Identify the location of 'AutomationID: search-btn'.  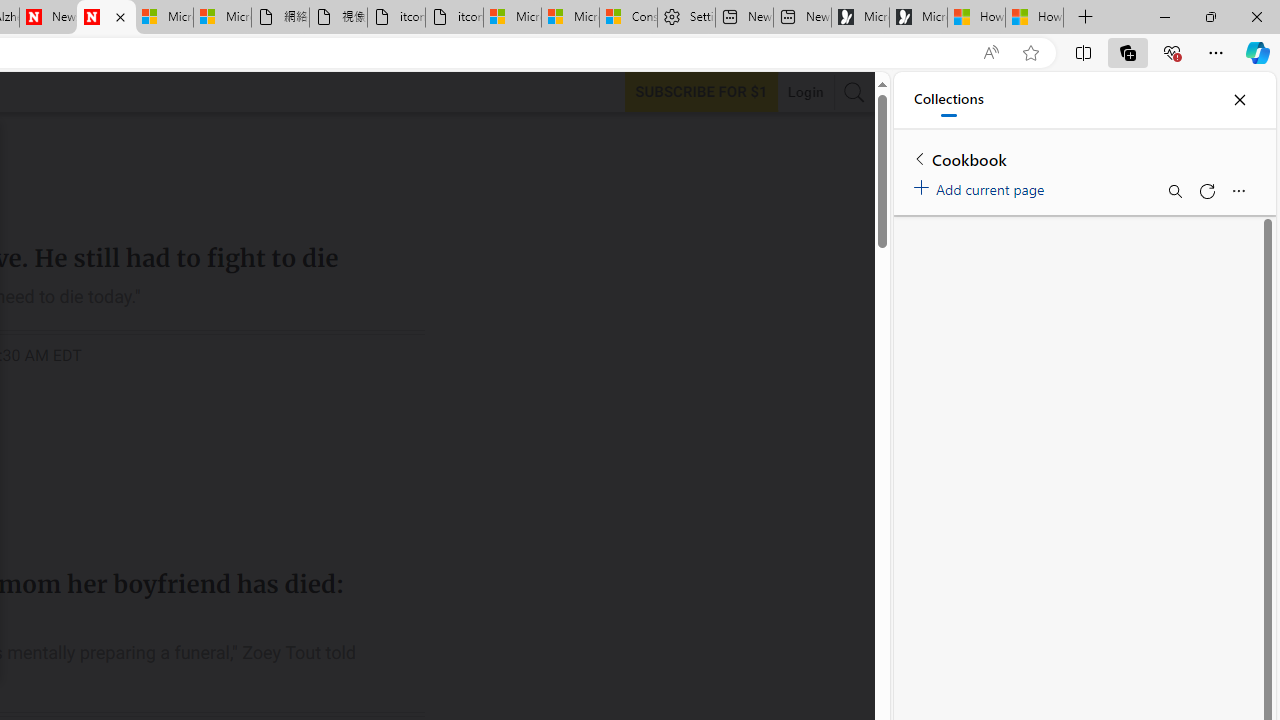
(855, 92).